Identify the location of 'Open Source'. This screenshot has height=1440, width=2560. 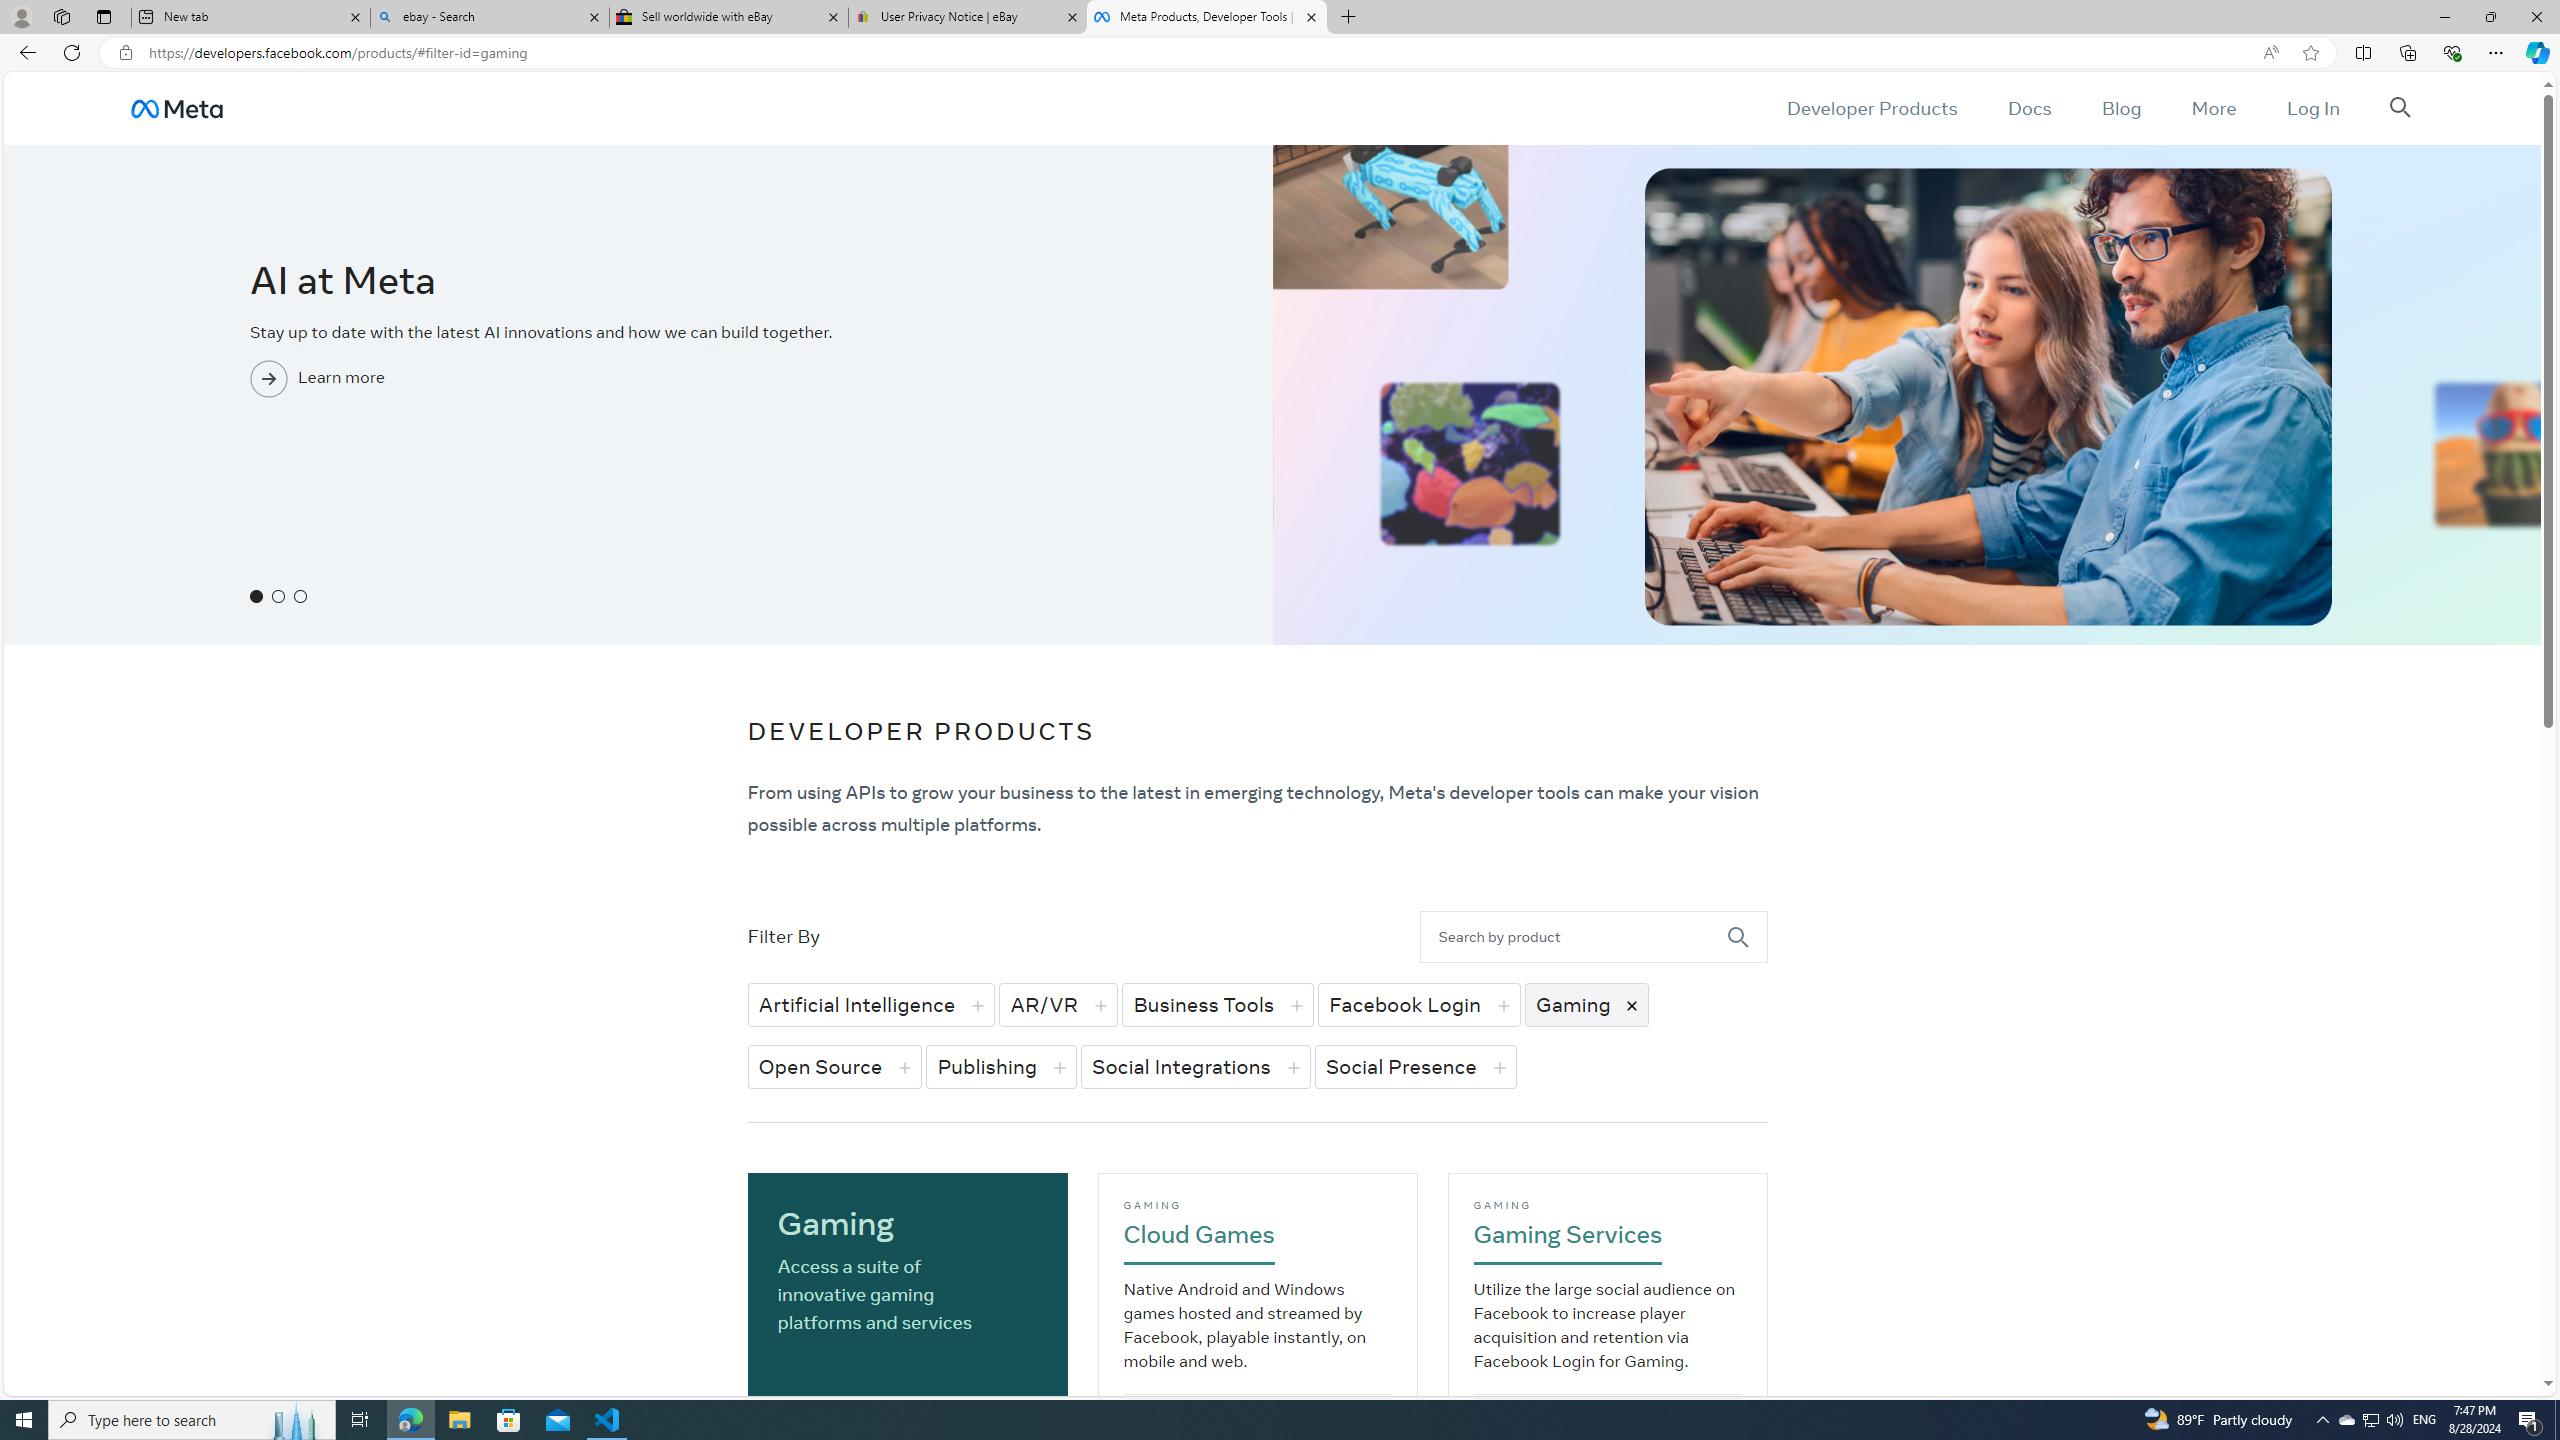
(835, 1066).